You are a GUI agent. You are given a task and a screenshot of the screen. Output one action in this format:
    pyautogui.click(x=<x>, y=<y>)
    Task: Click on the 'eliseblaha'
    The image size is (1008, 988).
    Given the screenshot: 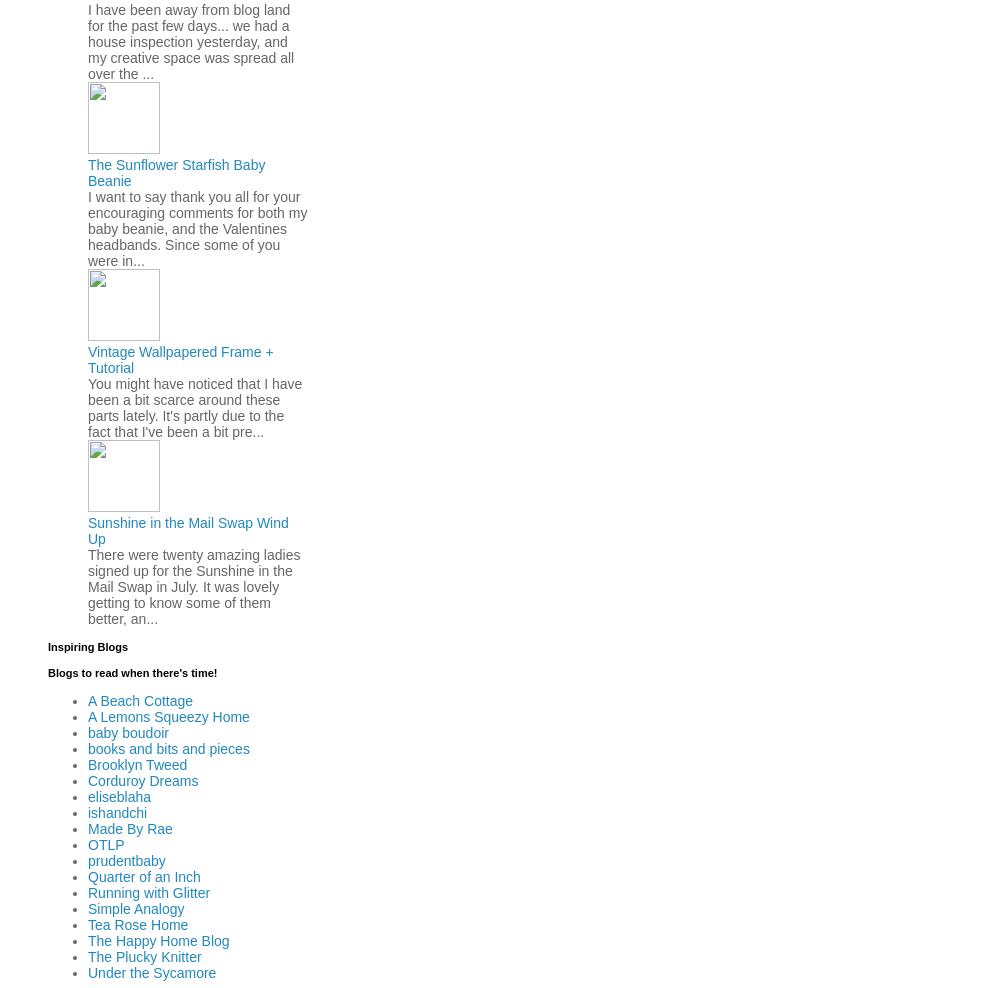 What is the action you would take?
    pyautogui.click(x=87, y=795)
    